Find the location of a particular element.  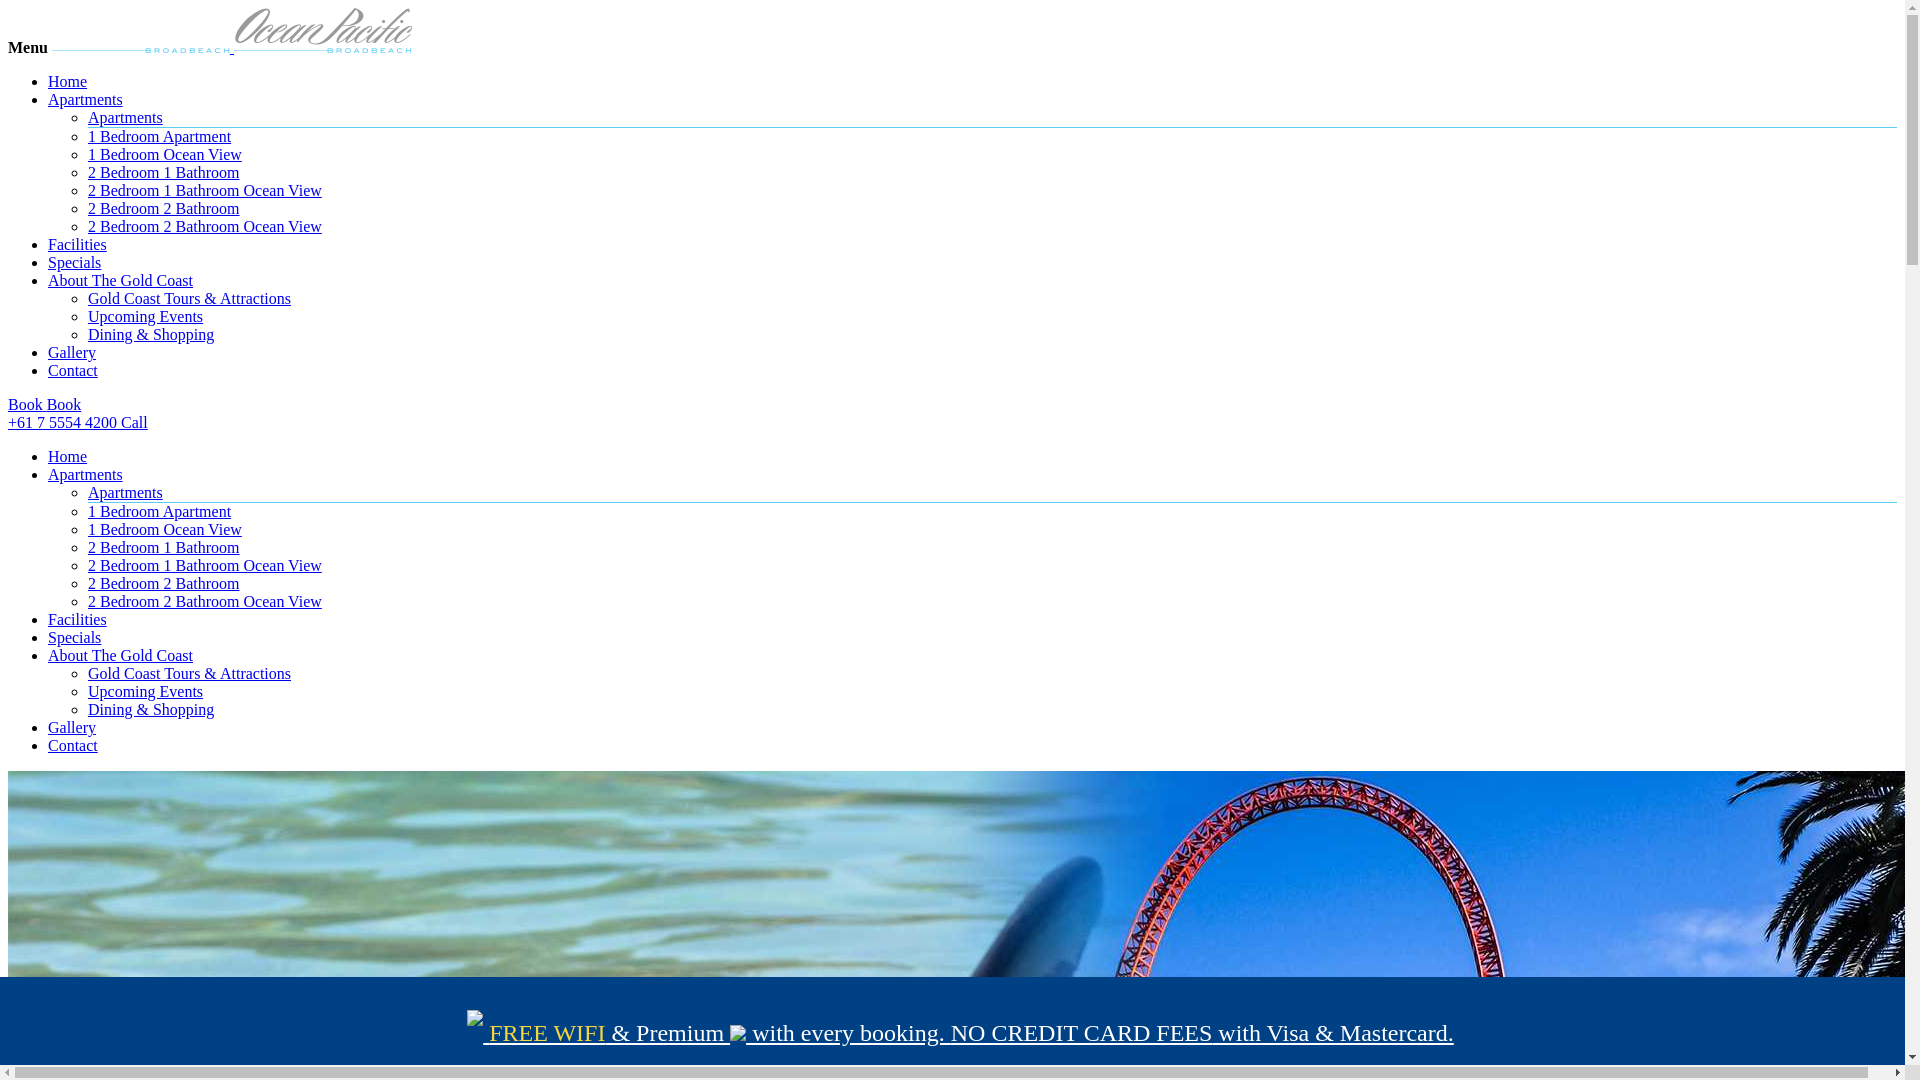

'Contact' is located at coordinates (72, 745).